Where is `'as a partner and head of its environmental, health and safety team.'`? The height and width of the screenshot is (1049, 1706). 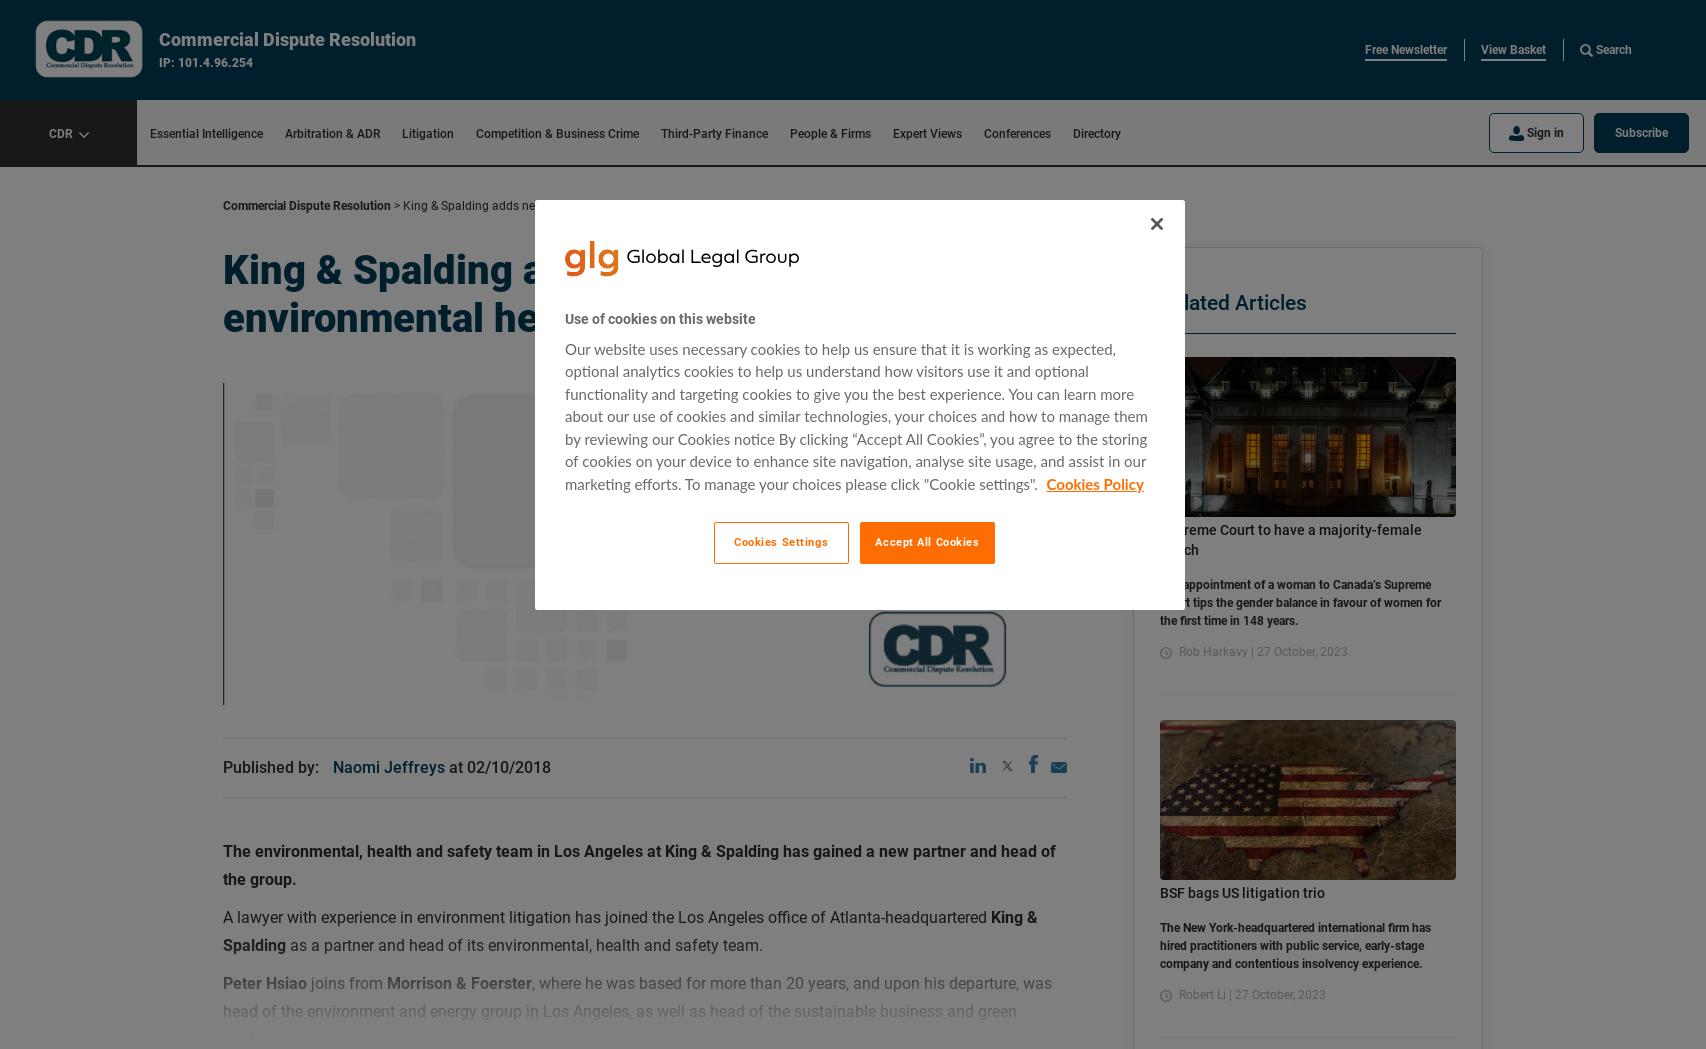
'as a partner and head of its environmental, health and safety team.' is located at coordinates (285, 945).